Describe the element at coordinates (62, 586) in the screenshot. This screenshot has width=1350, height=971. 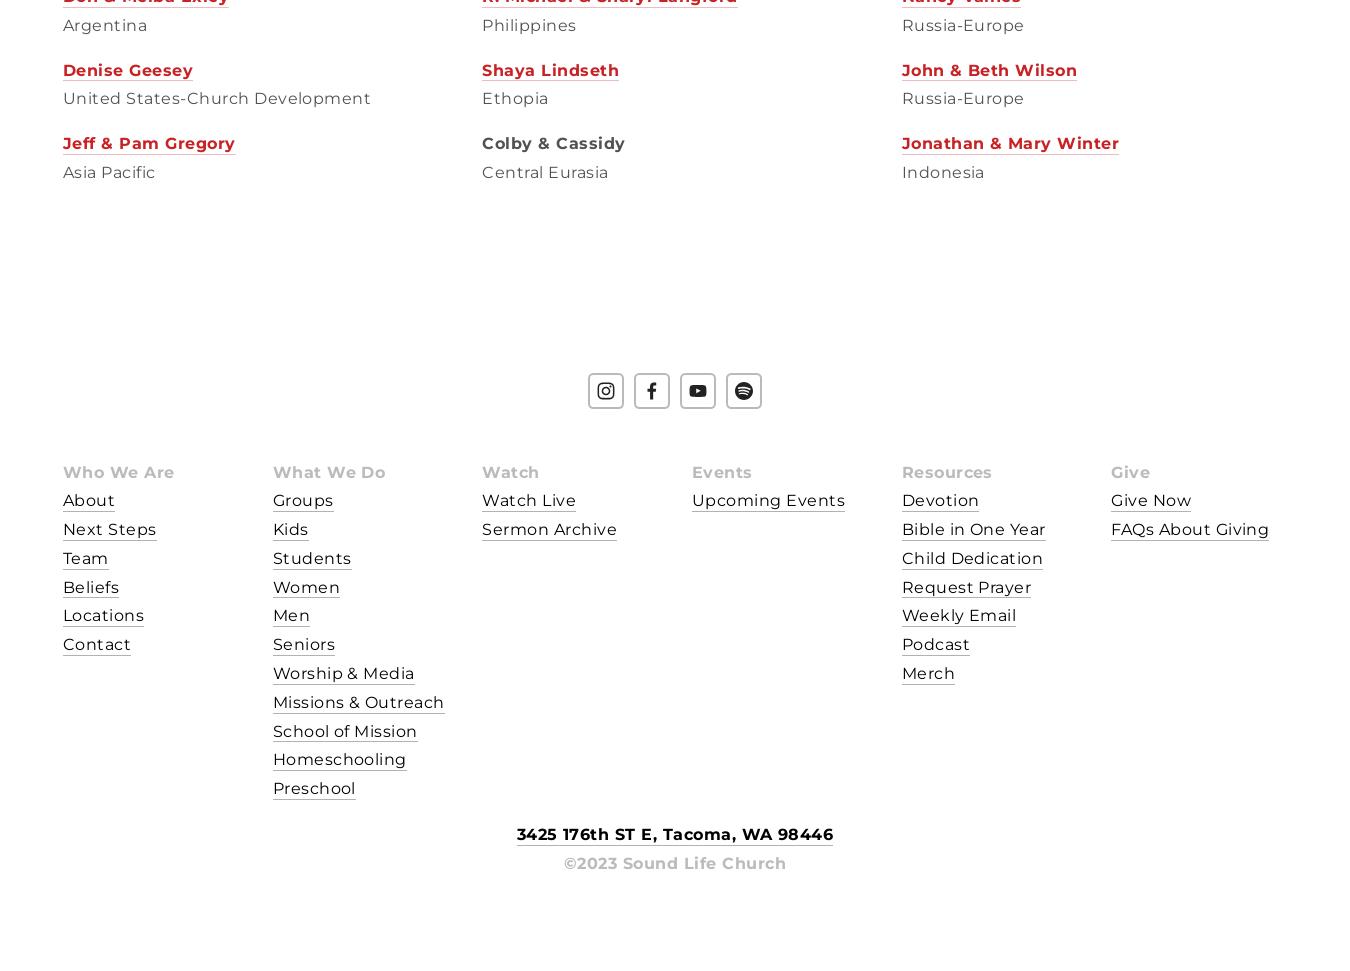
I see `'Beliefs'` at that location.